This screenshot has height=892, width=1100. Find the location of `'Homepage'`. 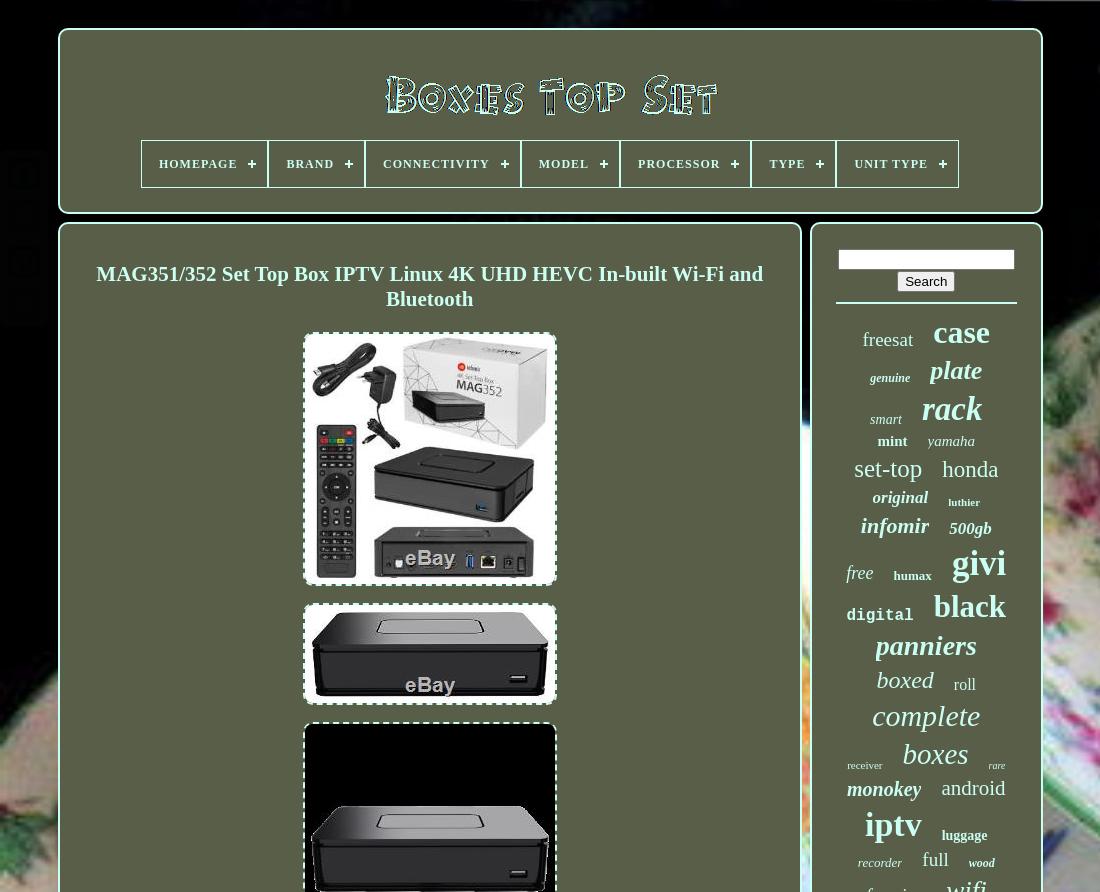

'Homepage' is located at coordinates (196, 163).